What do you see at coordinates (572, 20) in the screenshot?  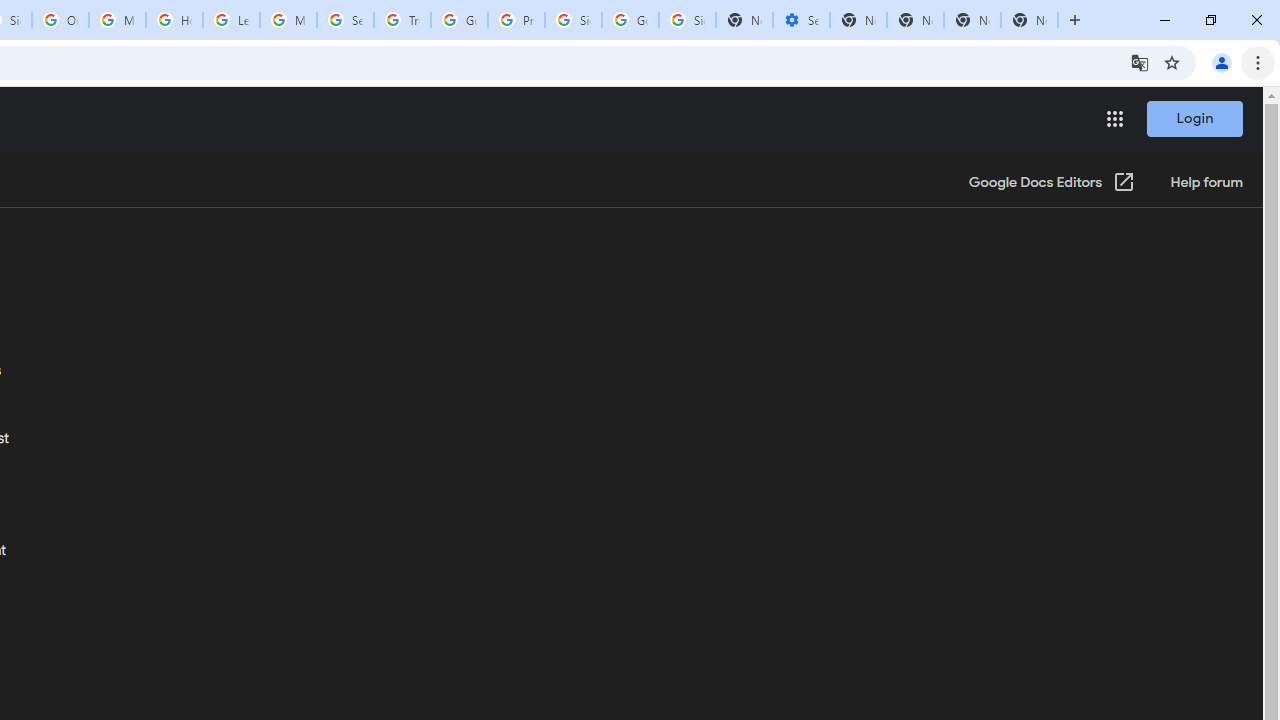 I see `'Sign in - Google Accounts'` at bounding box center [572, 20].